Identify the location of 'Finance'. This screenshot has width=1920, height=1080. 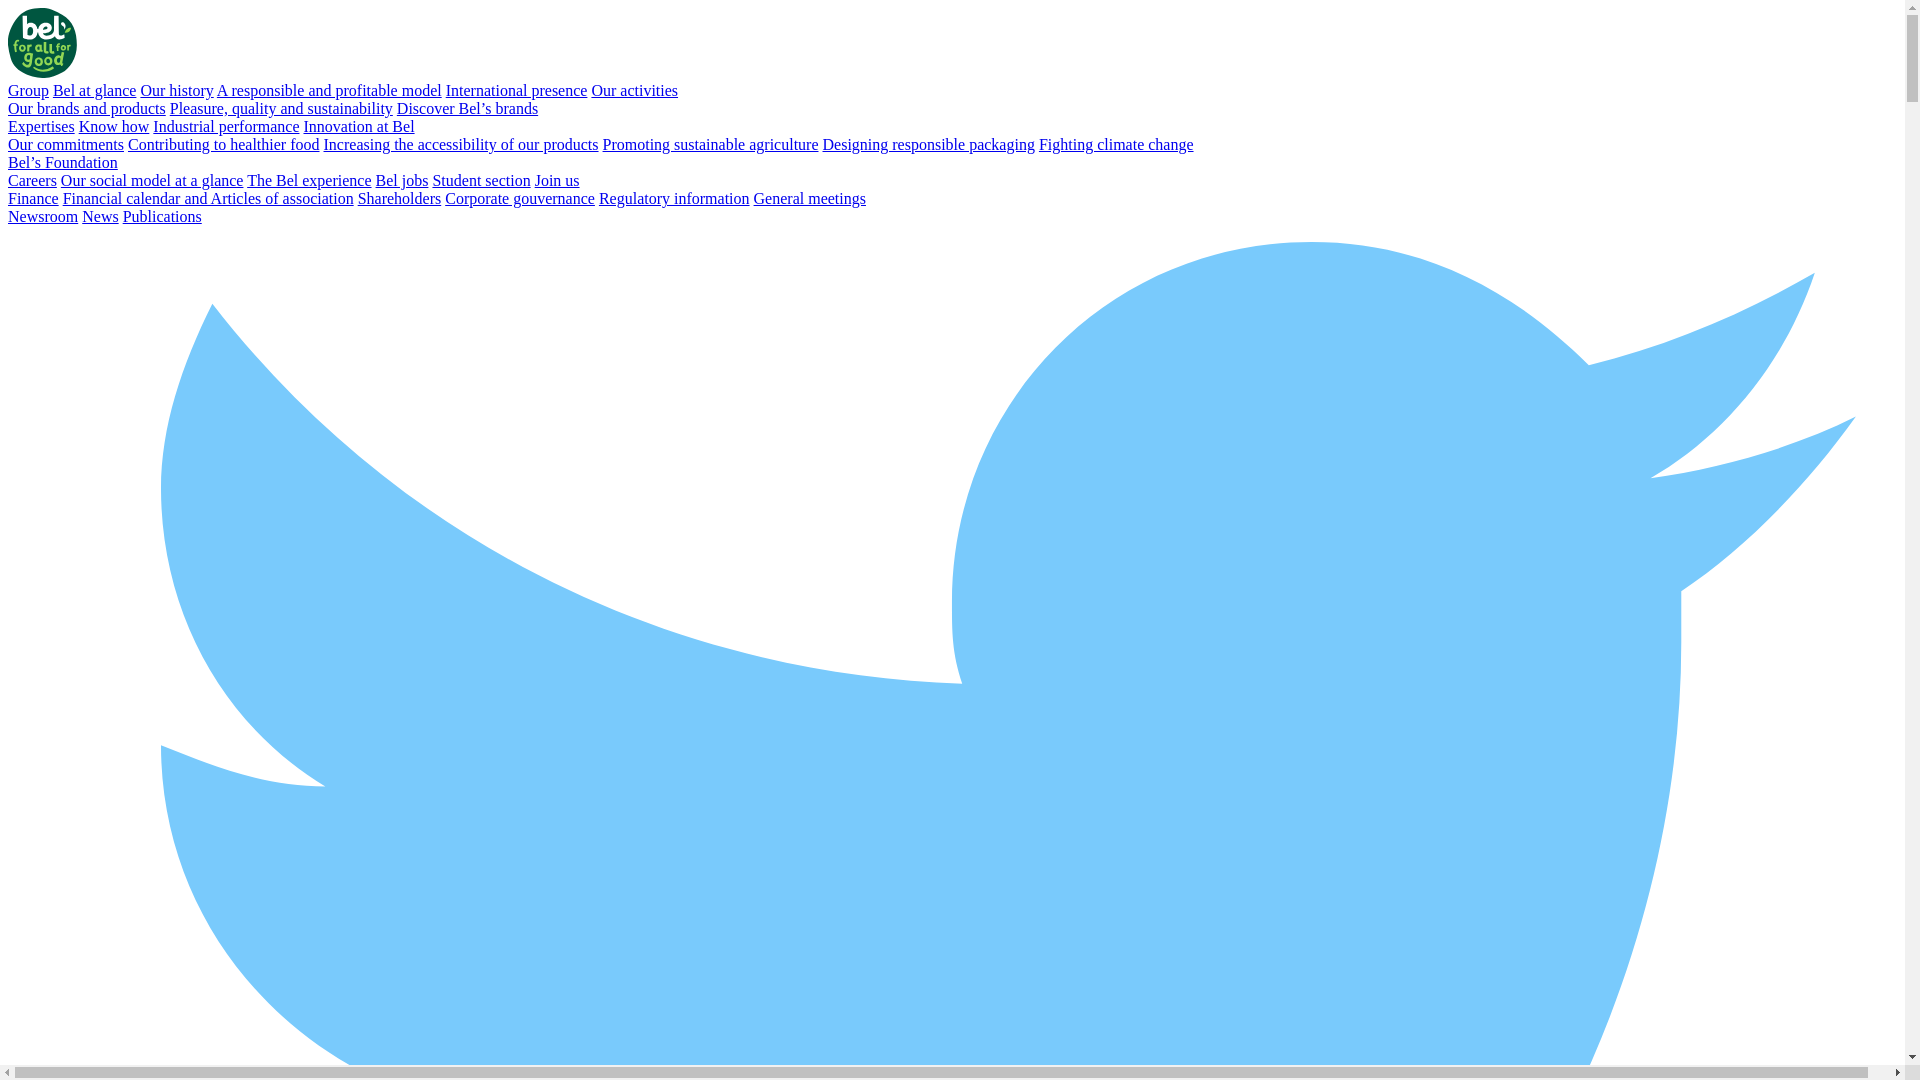
(33, 198).